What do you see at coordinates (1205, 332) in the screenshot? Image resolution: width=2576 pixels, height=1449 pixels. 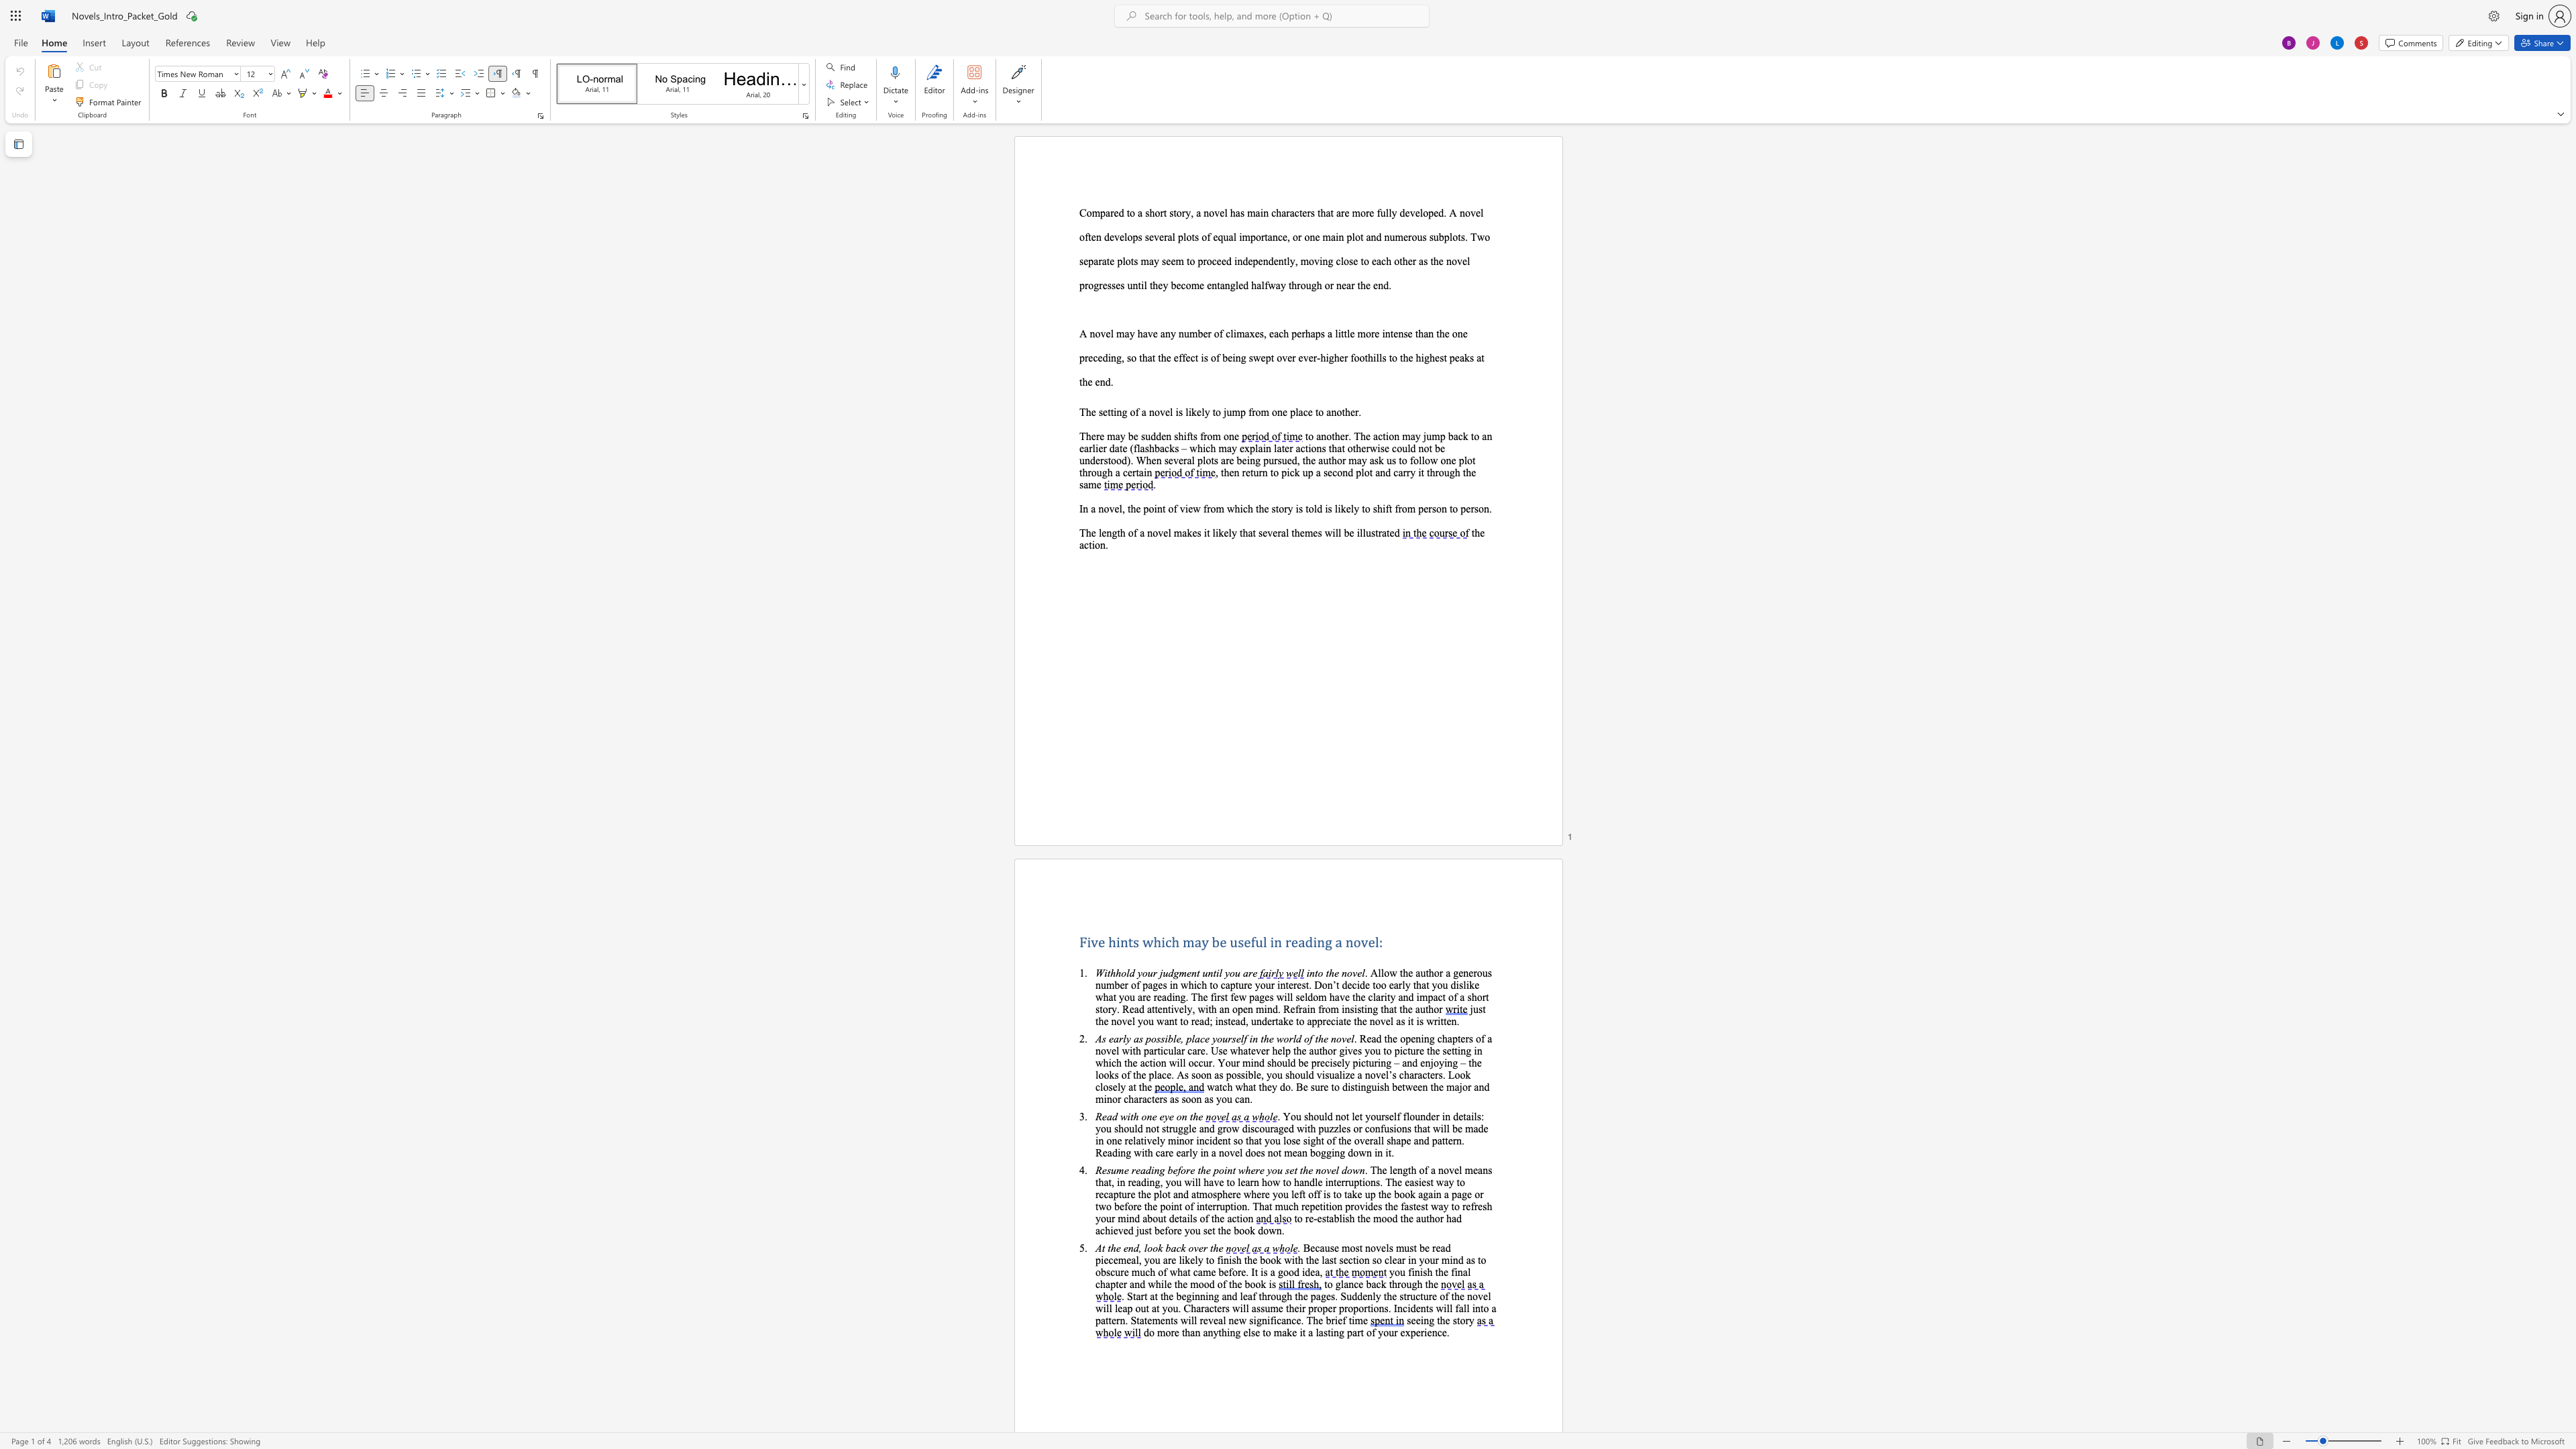 I see `the 3th character "e" in the text` at bounding box center [1205, 332].